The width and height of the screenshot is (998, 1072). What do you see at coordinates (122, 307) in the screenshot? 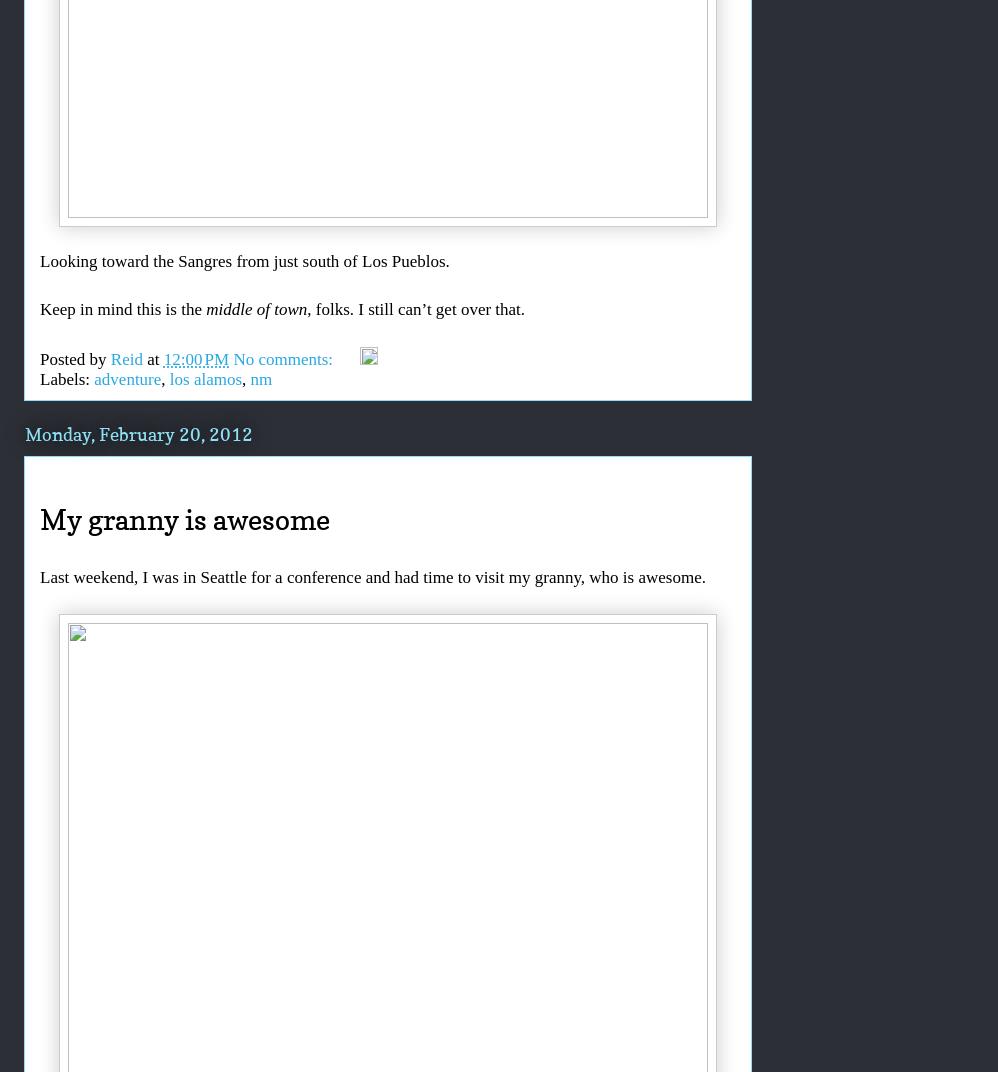
I see `'Keep in mind this is the'` at bounding box center [122, 307].